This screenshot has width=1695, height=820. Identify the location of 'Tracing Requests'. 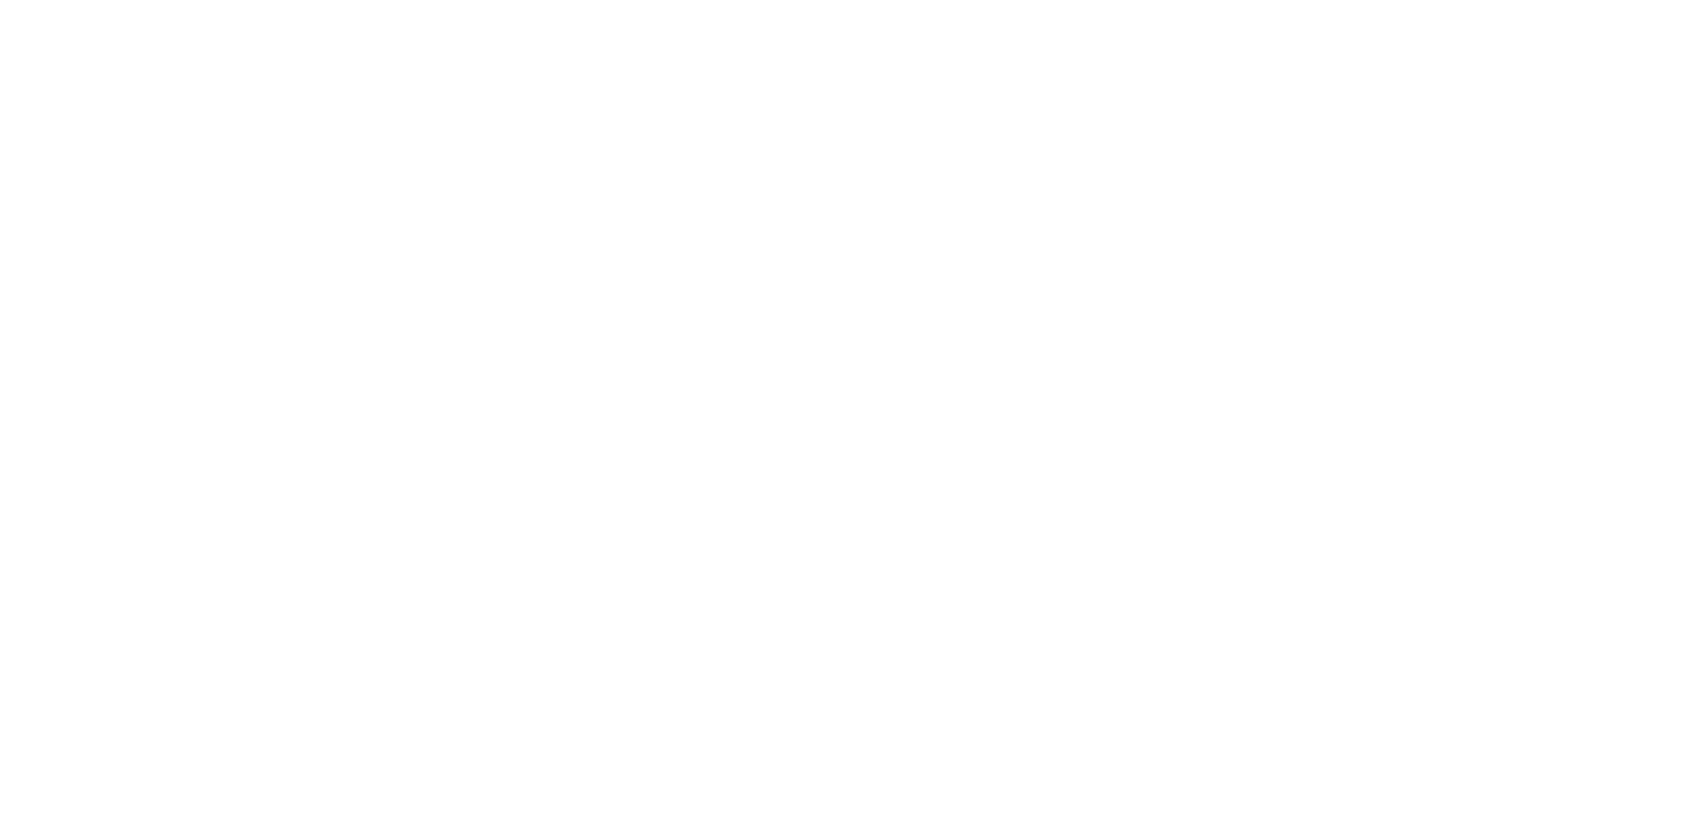
(1146, 108).